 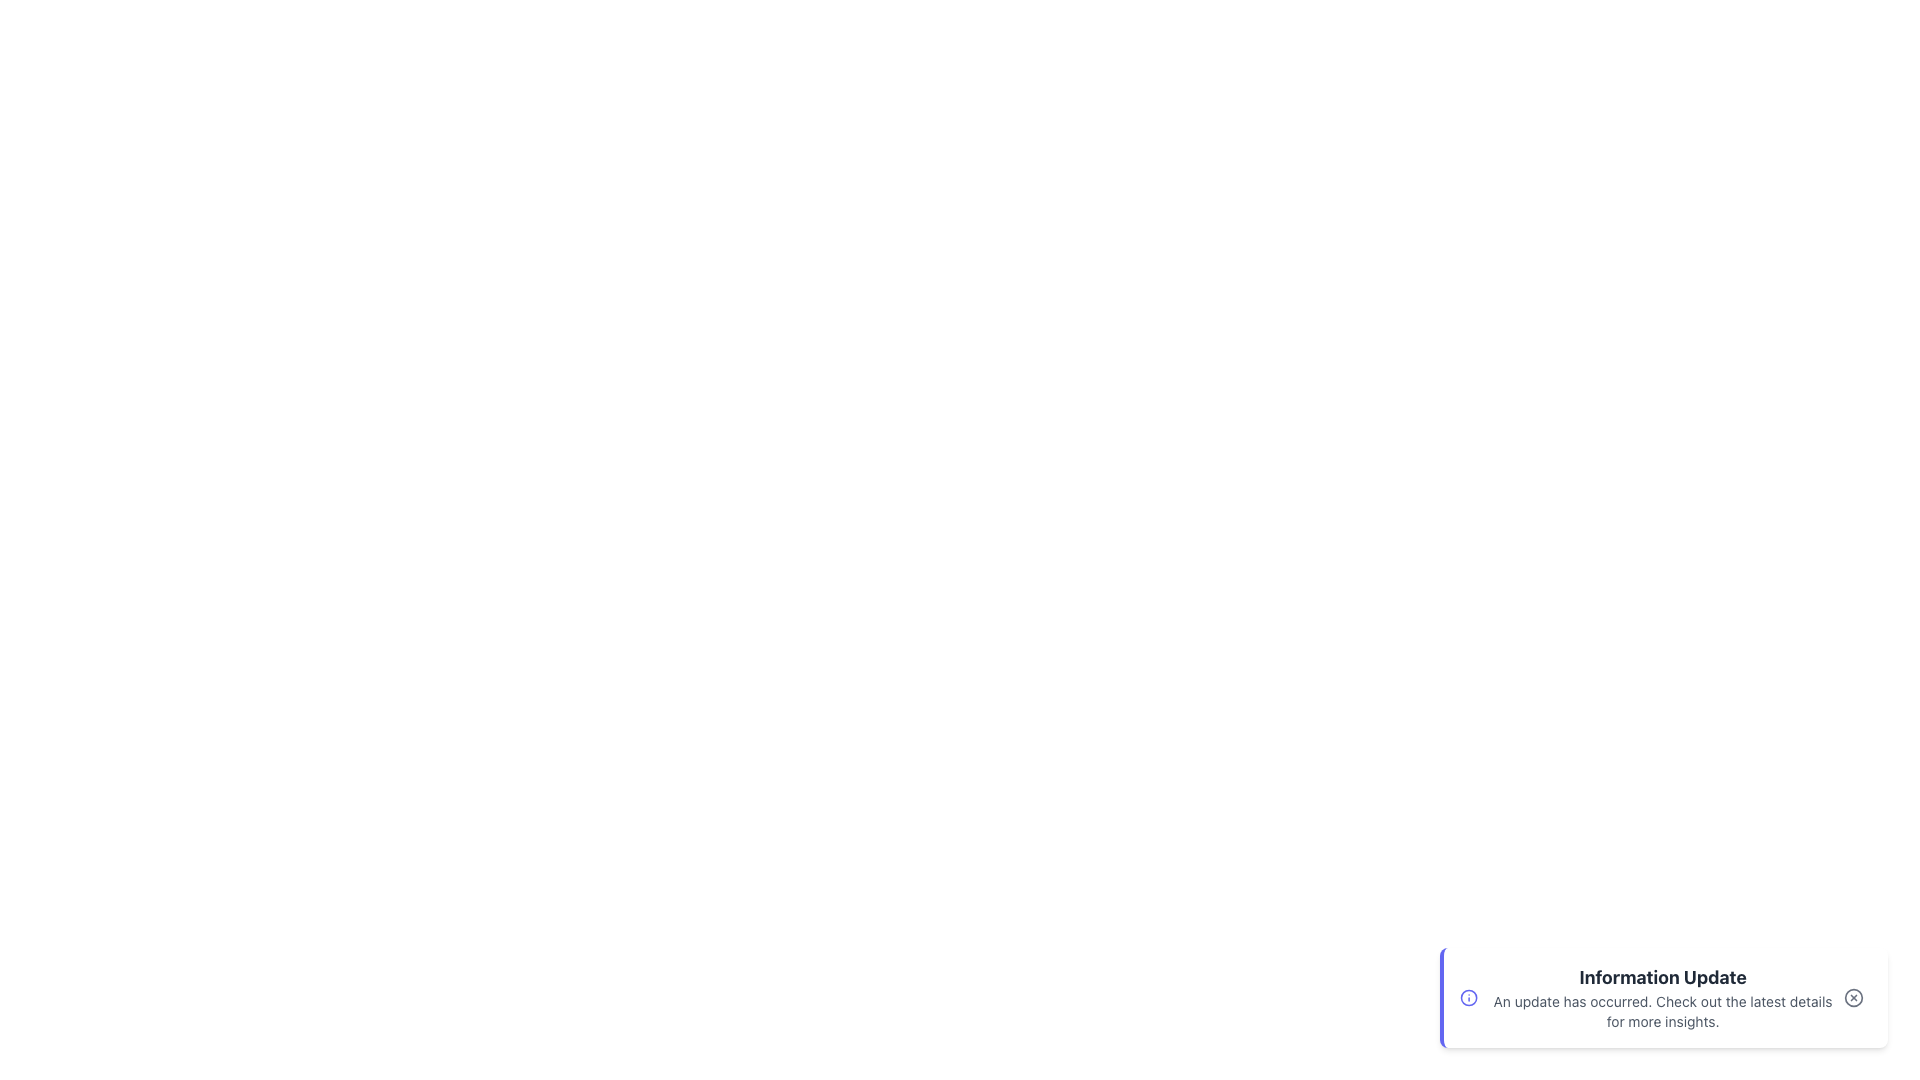 I want to click on the 'info' symbol represented by a Circle within an SVG component located at the bottom-right corner of the interface for the notification titled 'Information Update', so click(x=1469, y=998).